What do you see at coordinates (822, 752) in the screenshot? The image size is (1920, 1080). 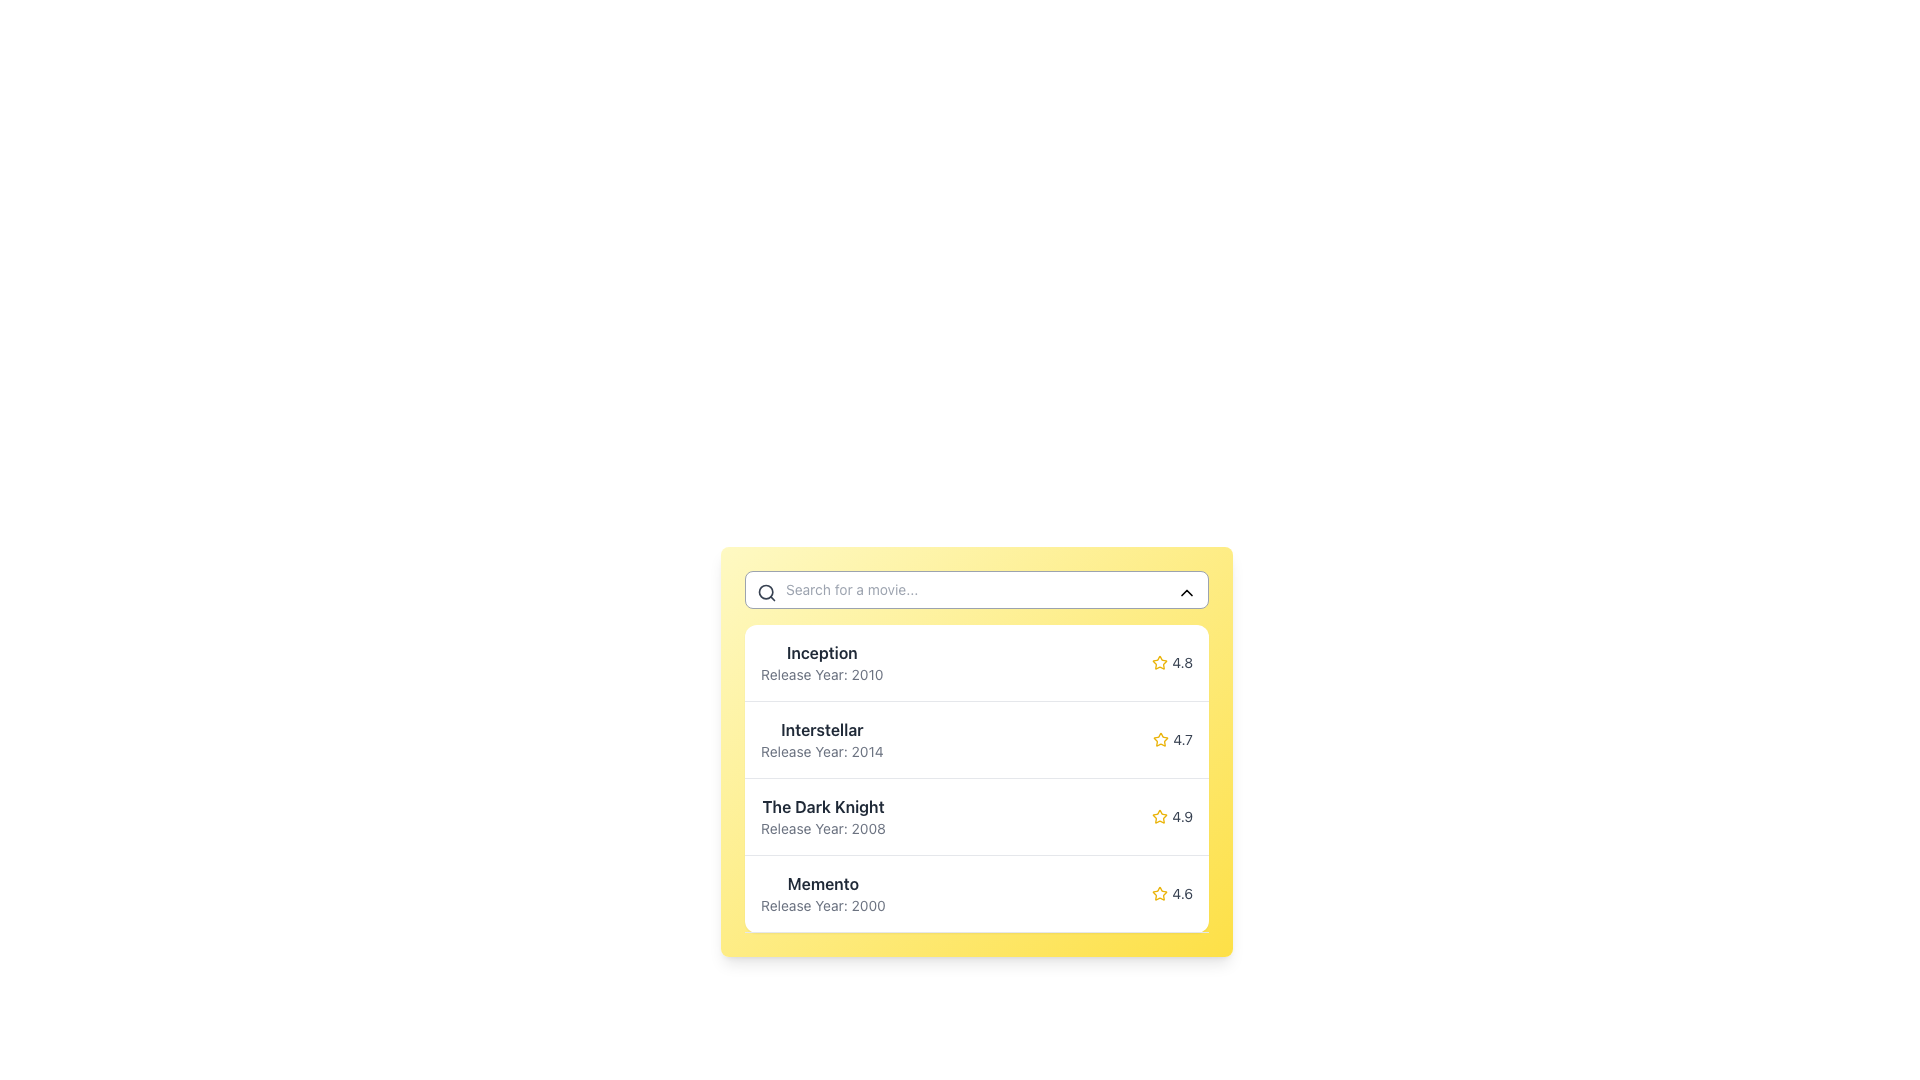 I see `text label displaying 'Release Year: 2014', which is located below the 'Interstellar' title and is right-aligned with it` at bounding box center [822, 752].